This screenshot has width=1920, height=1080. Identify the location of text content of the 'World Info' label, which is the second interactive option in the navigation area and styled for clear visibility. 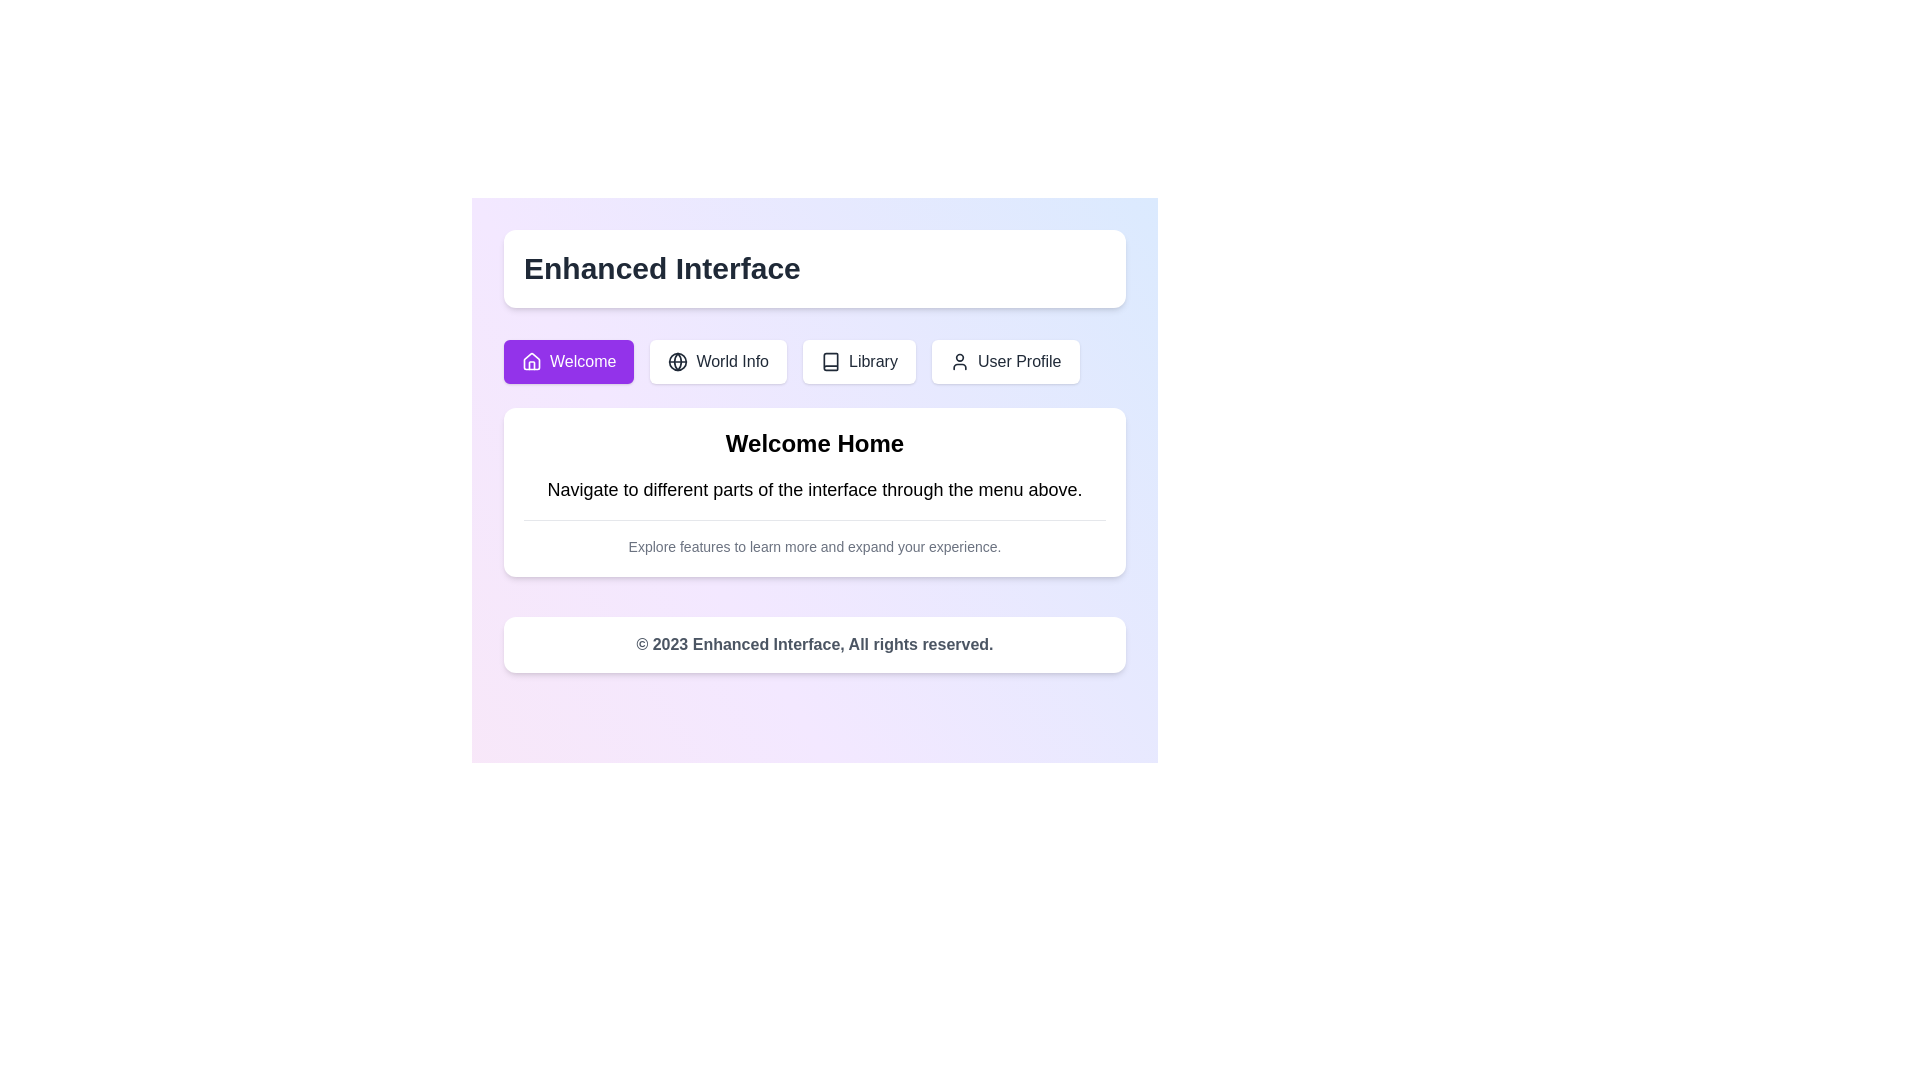
(731, 361).